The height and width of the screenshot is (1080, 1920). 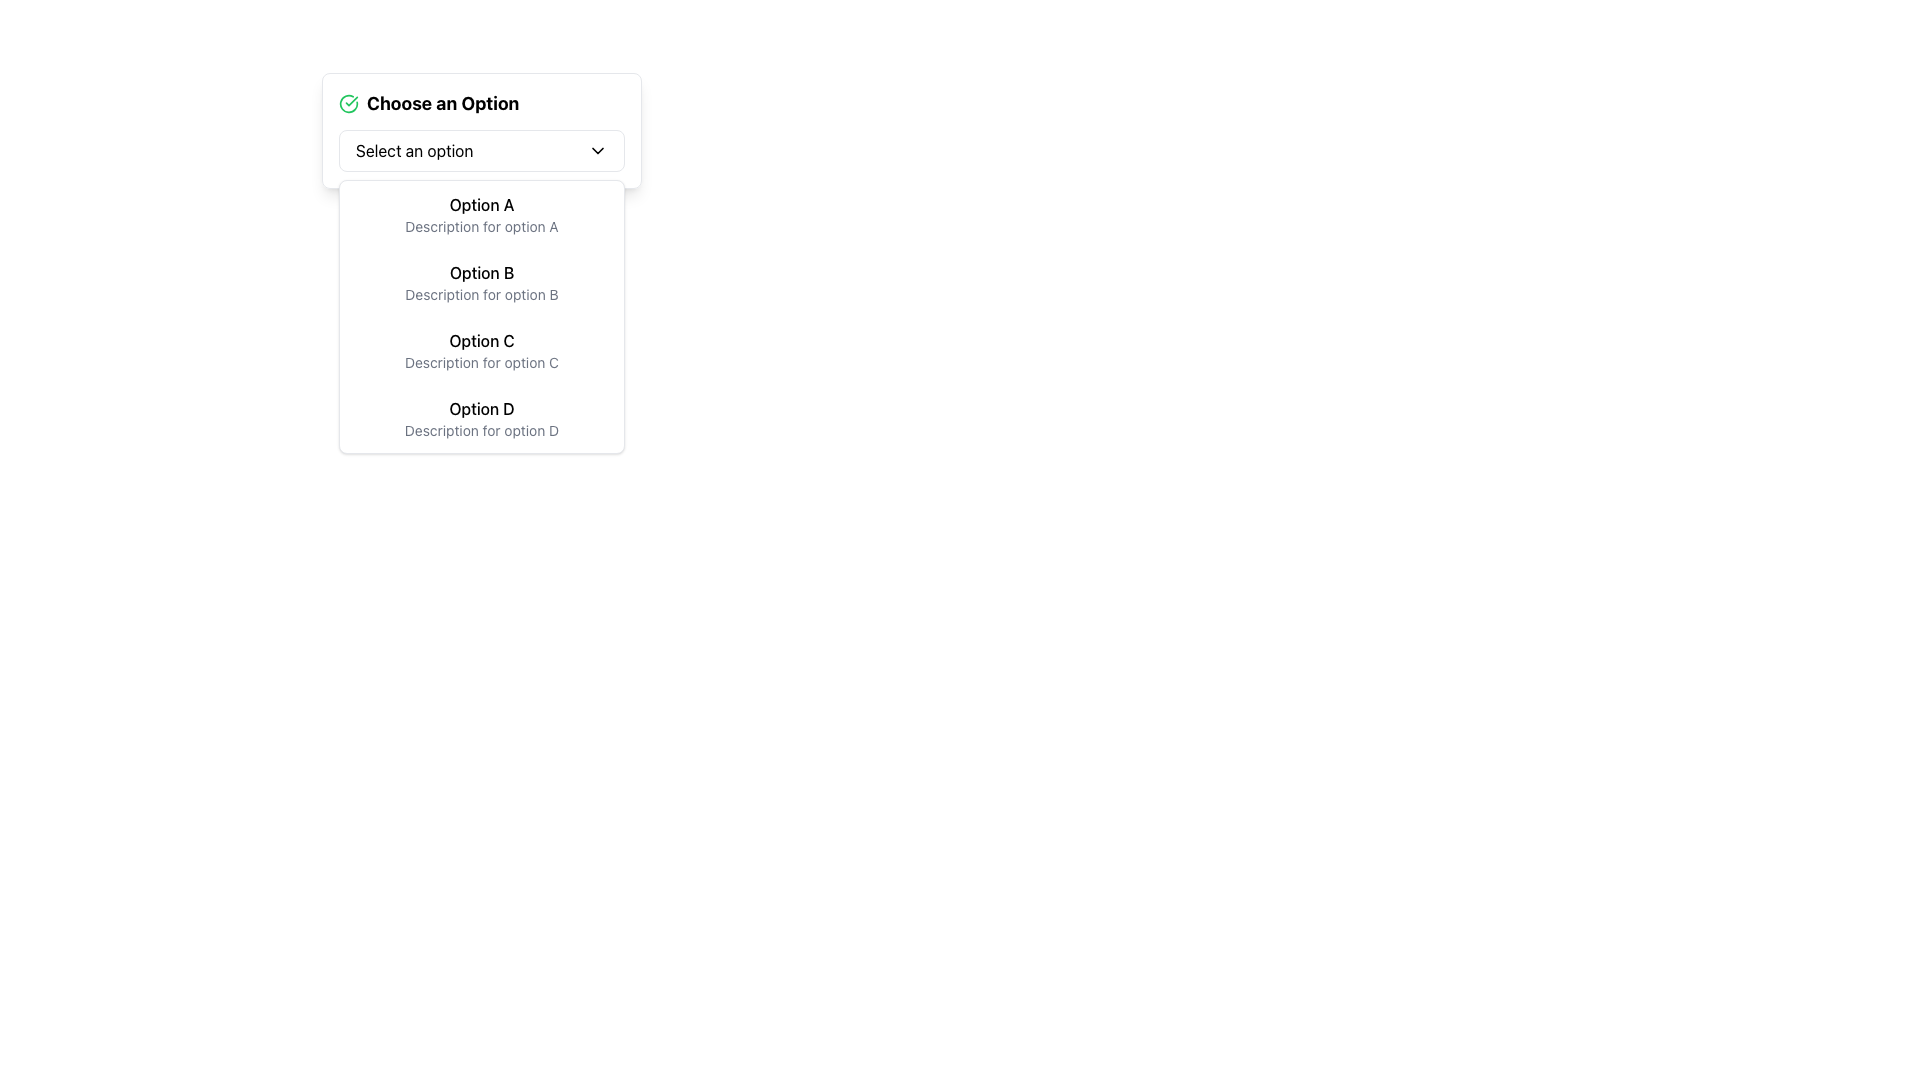 What do you see at coordinates (481, 282) in the screenshot?
I see `the second item in the dropdown menu list, positioned below 'Option A' and above 'Option C'` at bounding box center [481, 282].